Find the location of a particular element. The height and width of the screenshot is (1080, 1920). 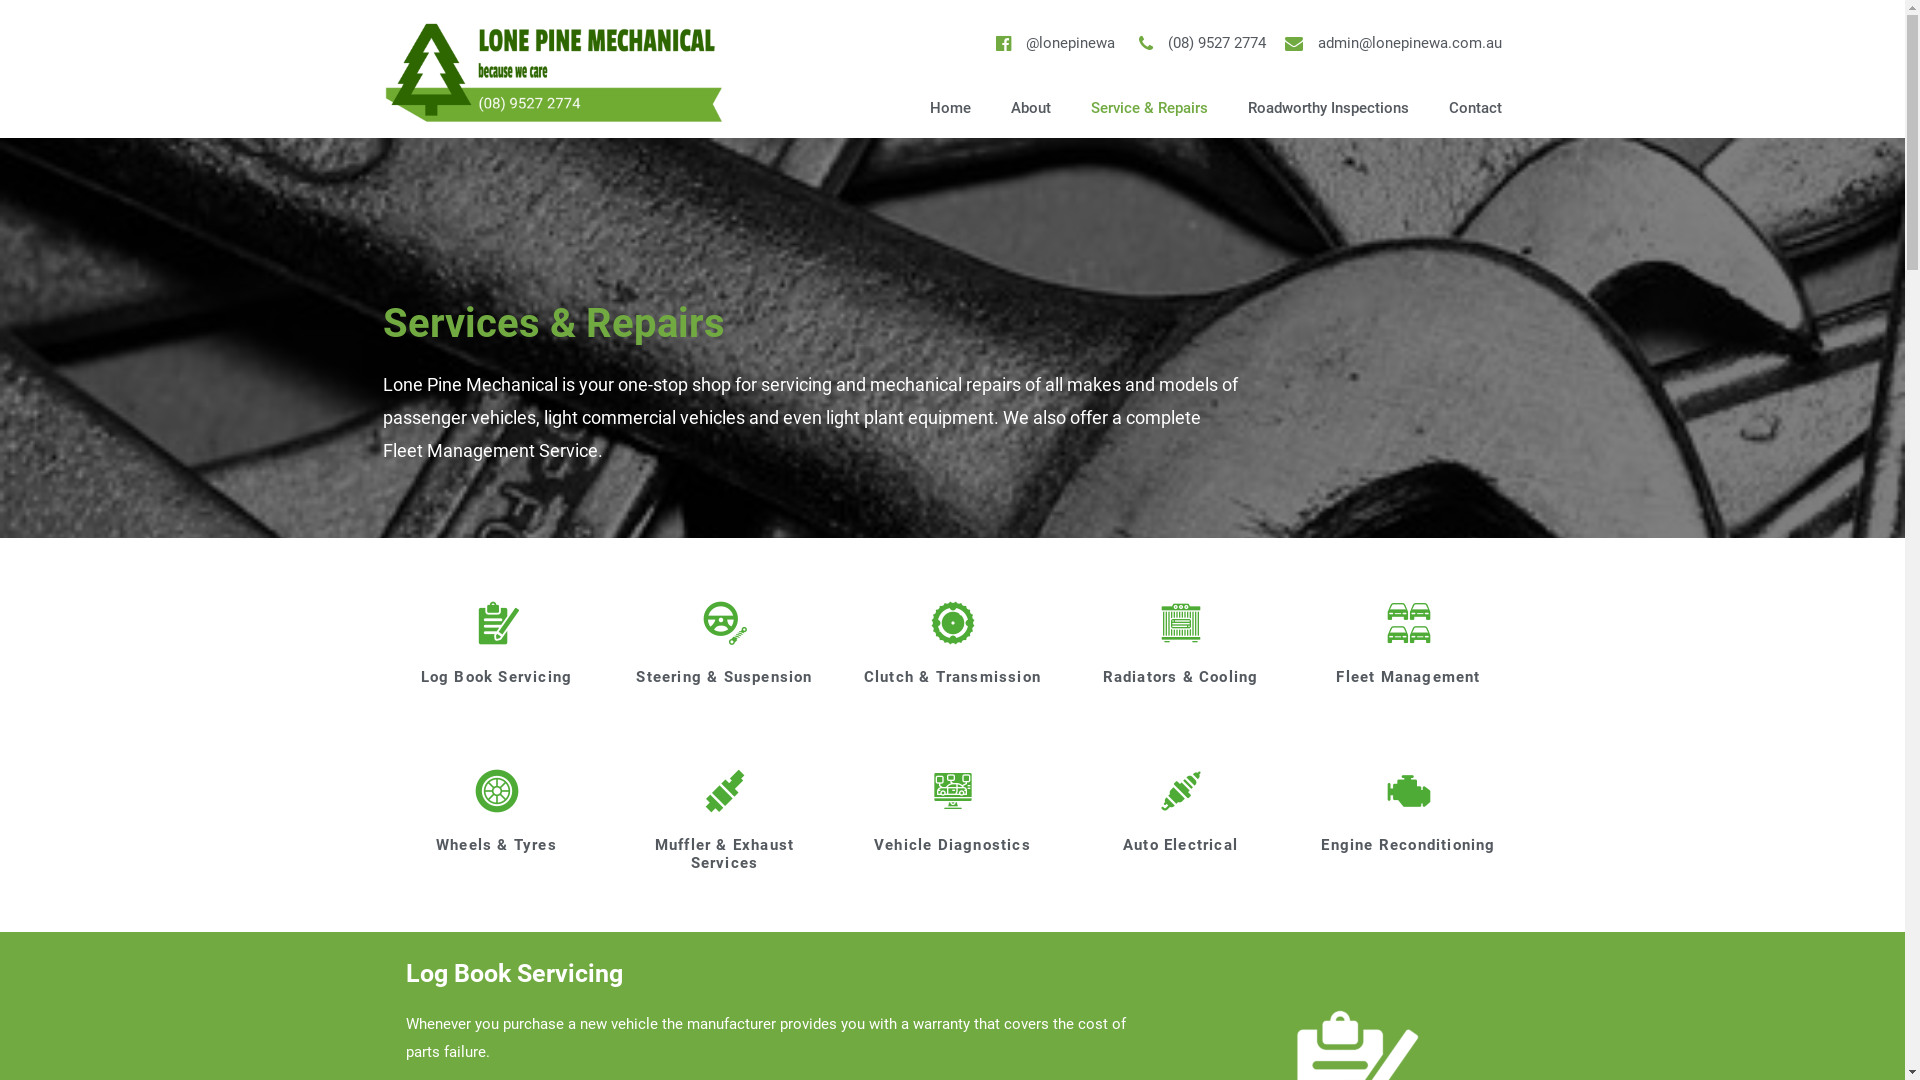

'fleet' is located at coordinates (1408, 622).